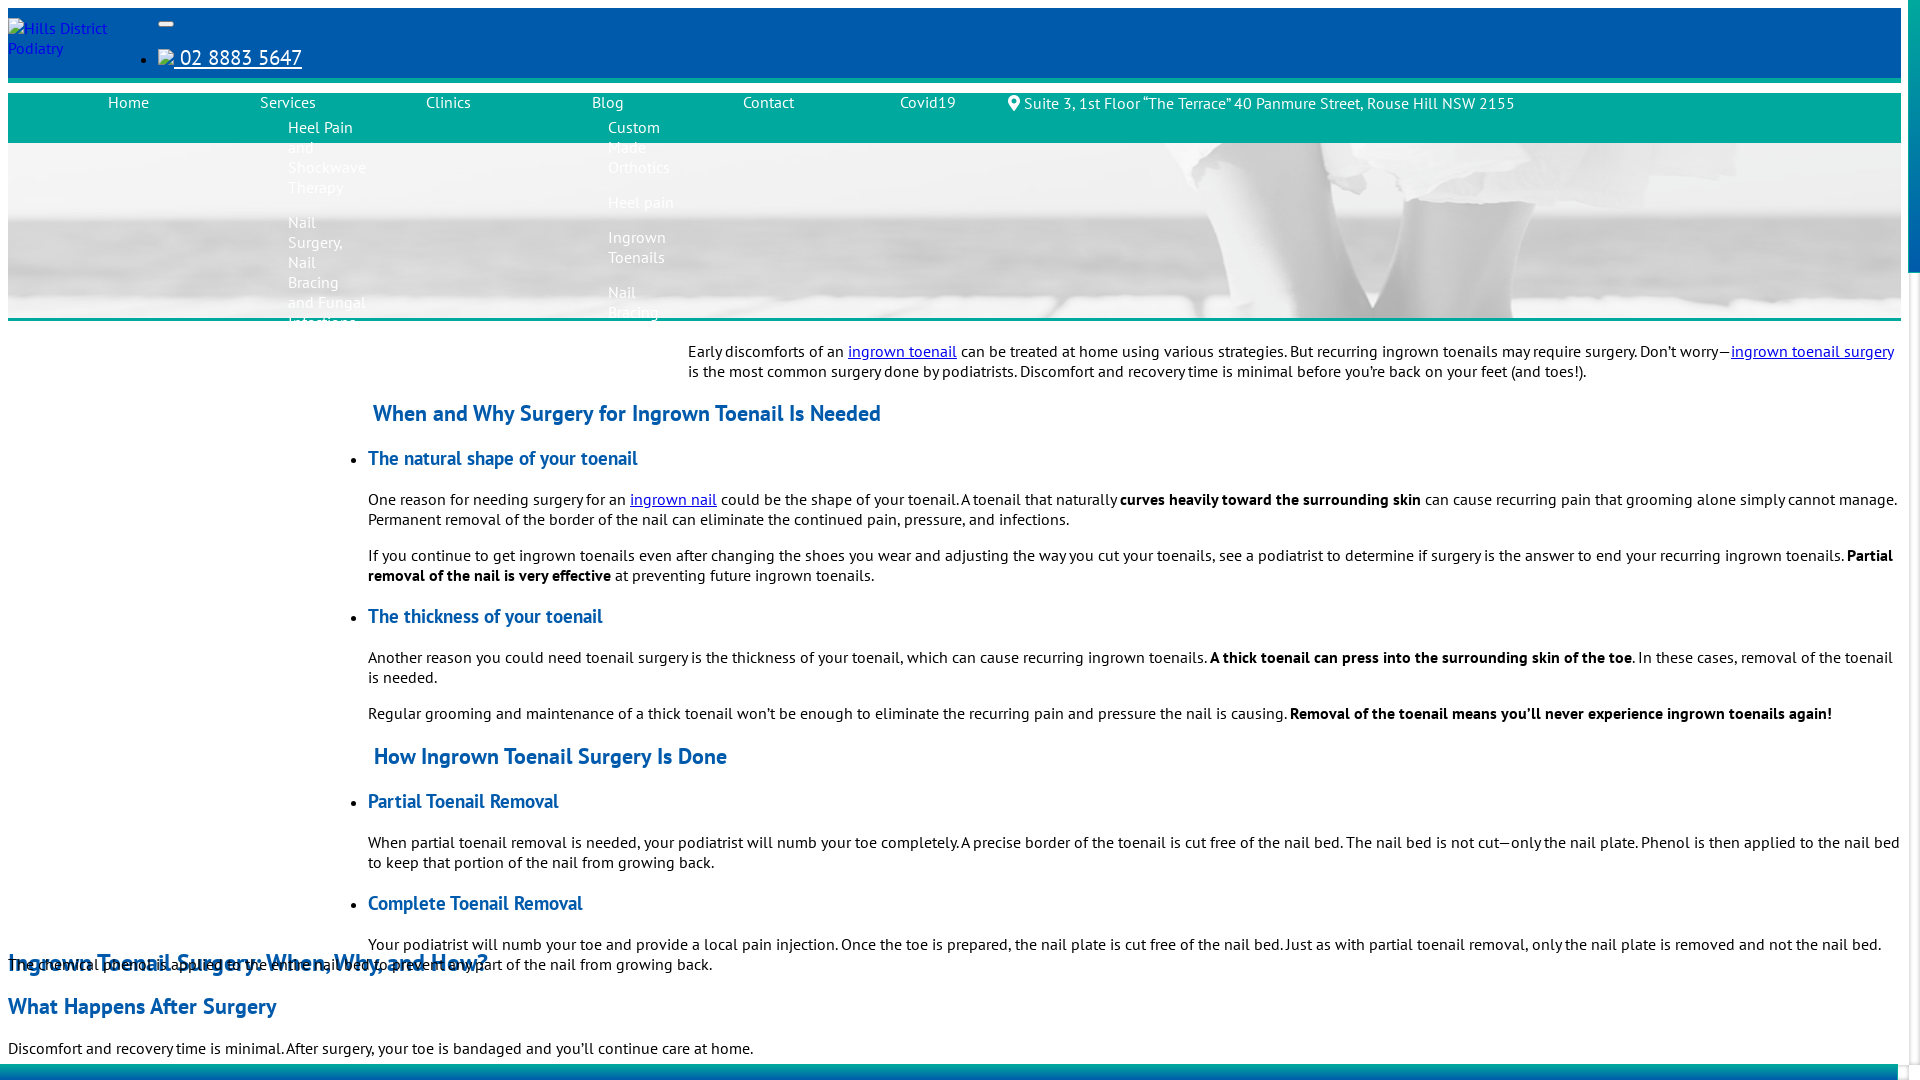 This screenshot has height=1080, width=1920. Describe the element at coordinates (447, 101) in the screenshot. I see `'Clinics'` at that location.